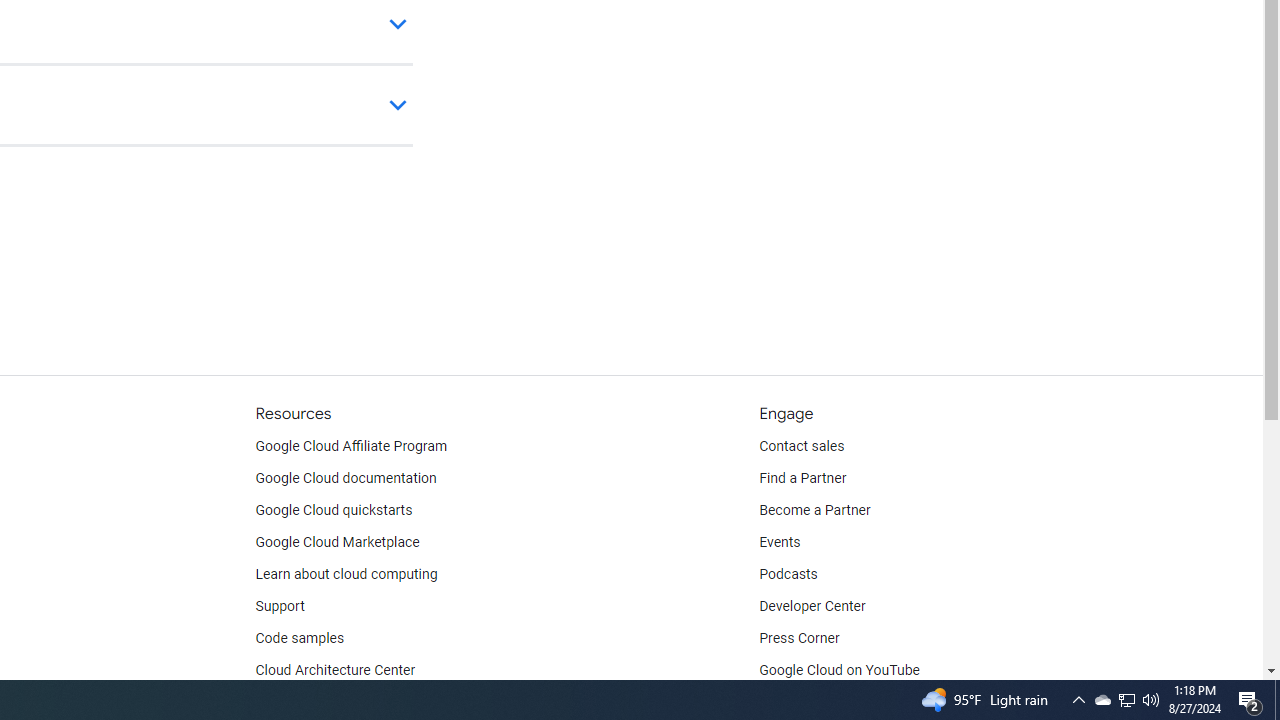  What do you see at coordinates (346, 574) in the screenshot?
I see `'Learn about cloud computing'` at bounding box center [346, 574].